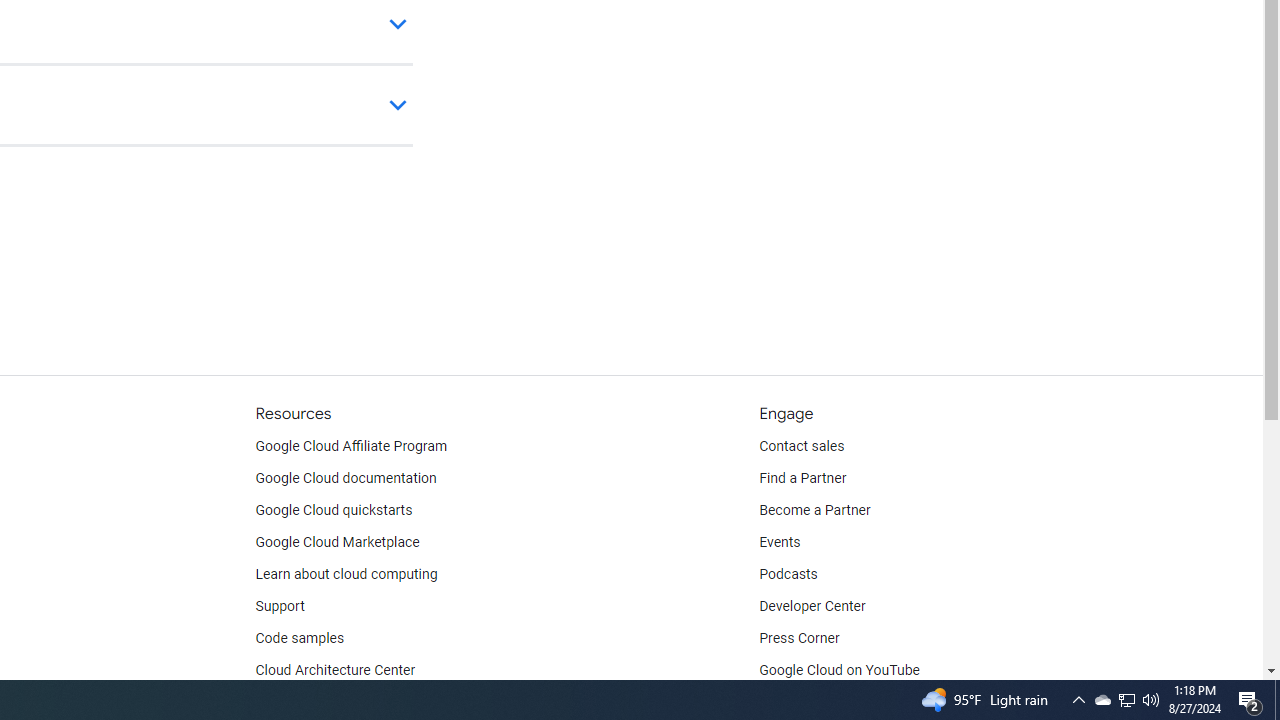  What do you see at coordinates (346, 574) in the screenshot?
I see `'Learn about cloud computing'` at bounding box center [346, 574].